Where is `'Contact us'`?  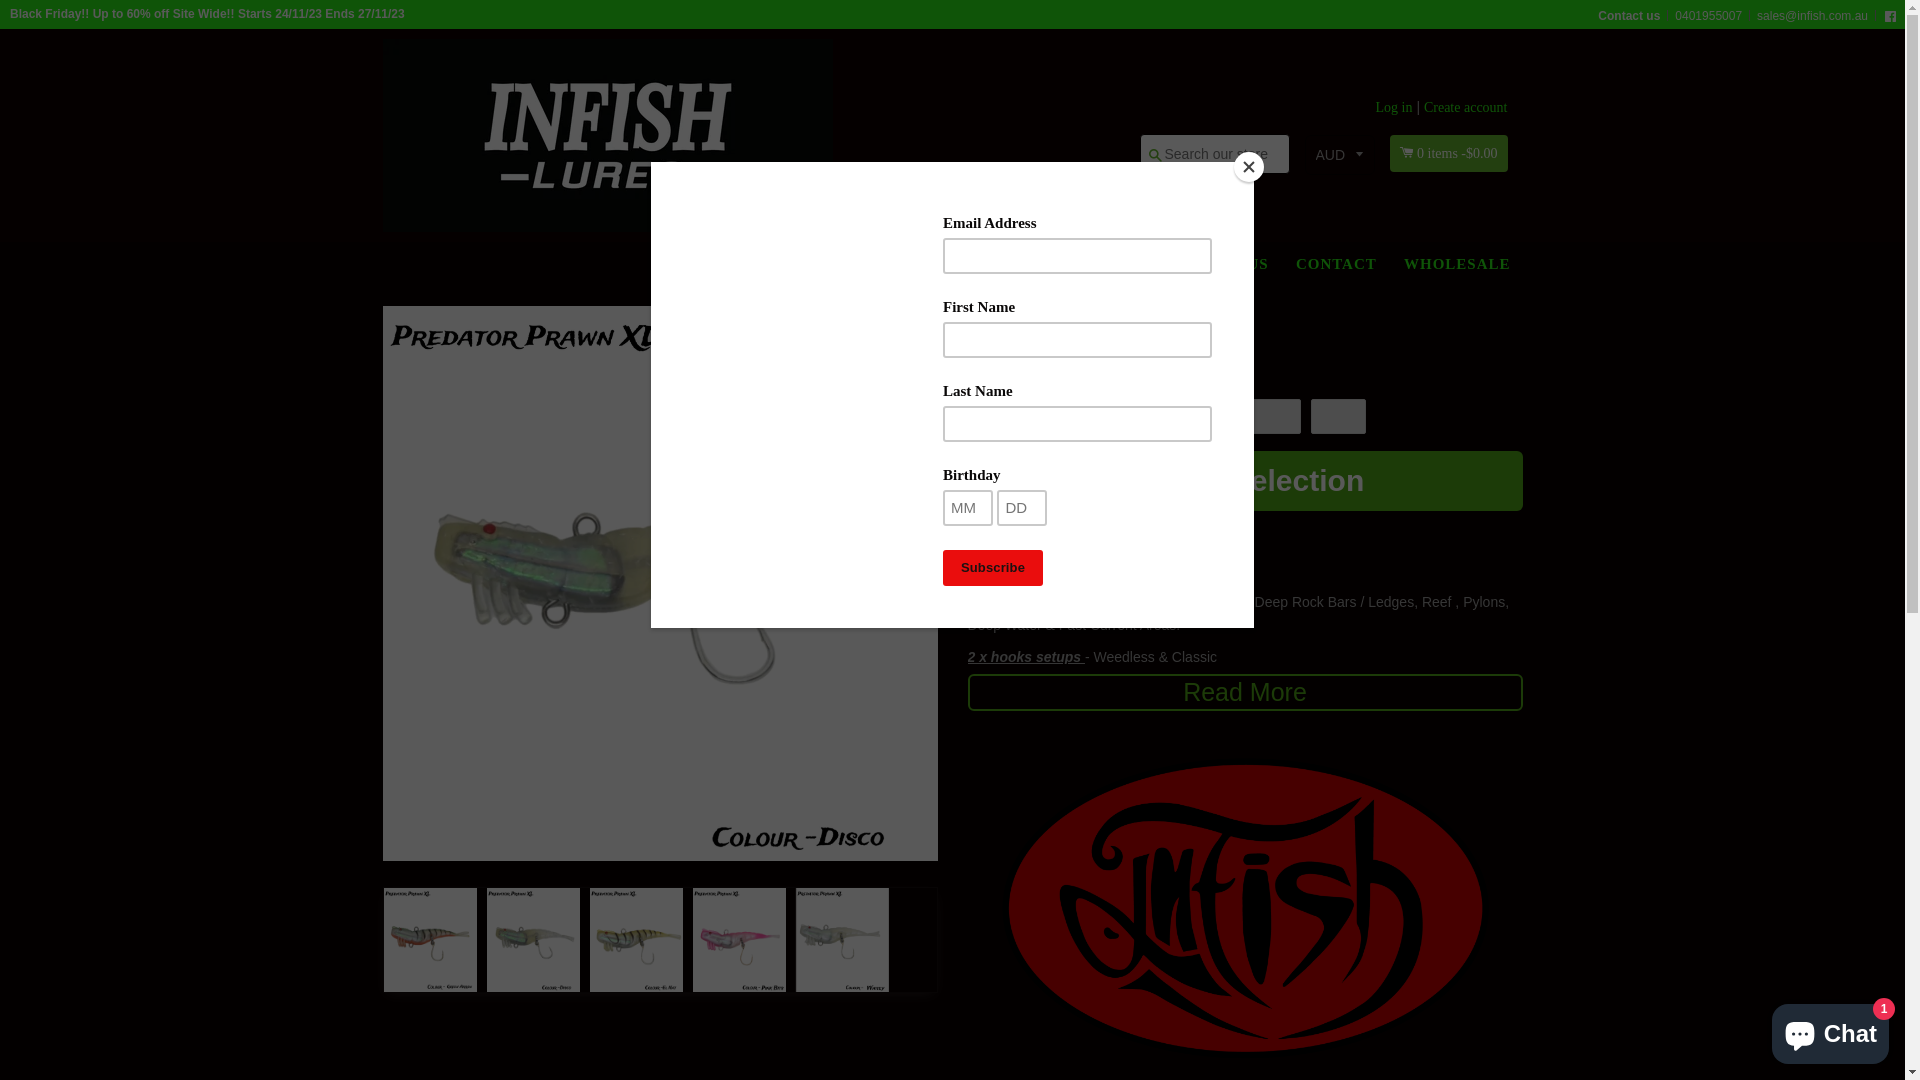
'Contact us' is located at coordinates (1628, 15).